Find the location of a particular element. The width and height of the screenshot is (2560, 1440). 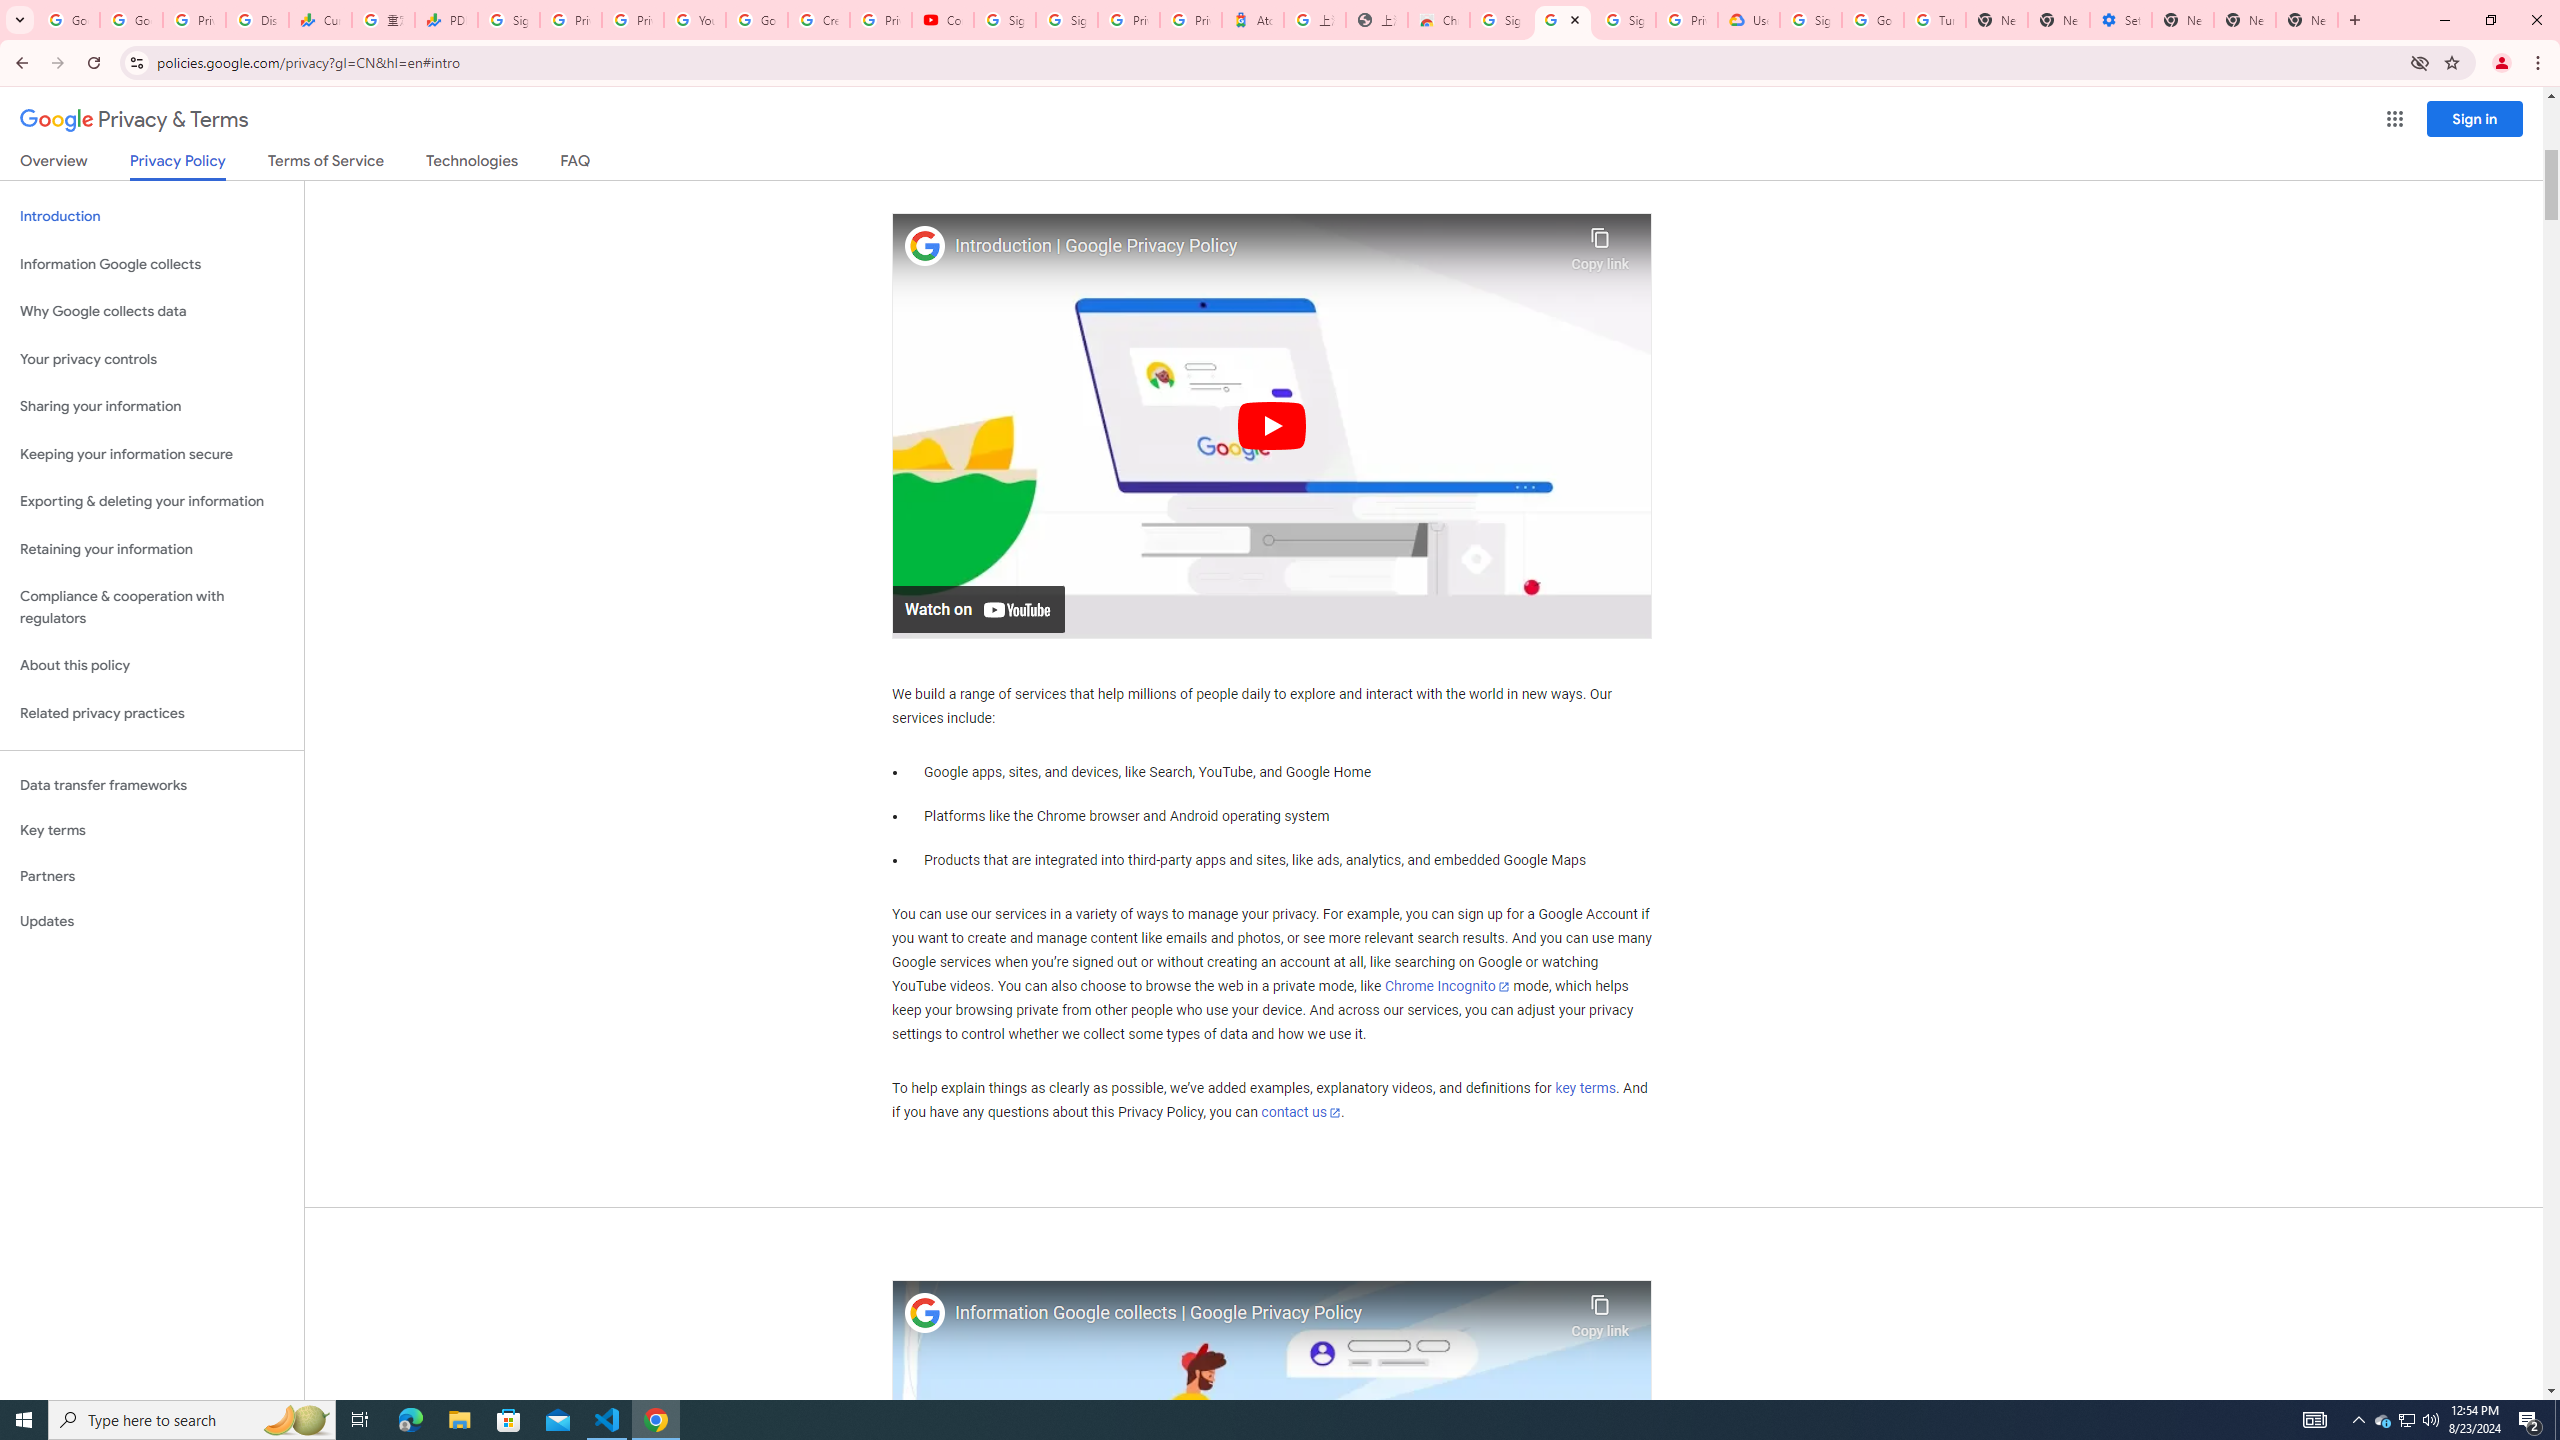

'Data transfer frameworks' is located at coordinates (151, 785).